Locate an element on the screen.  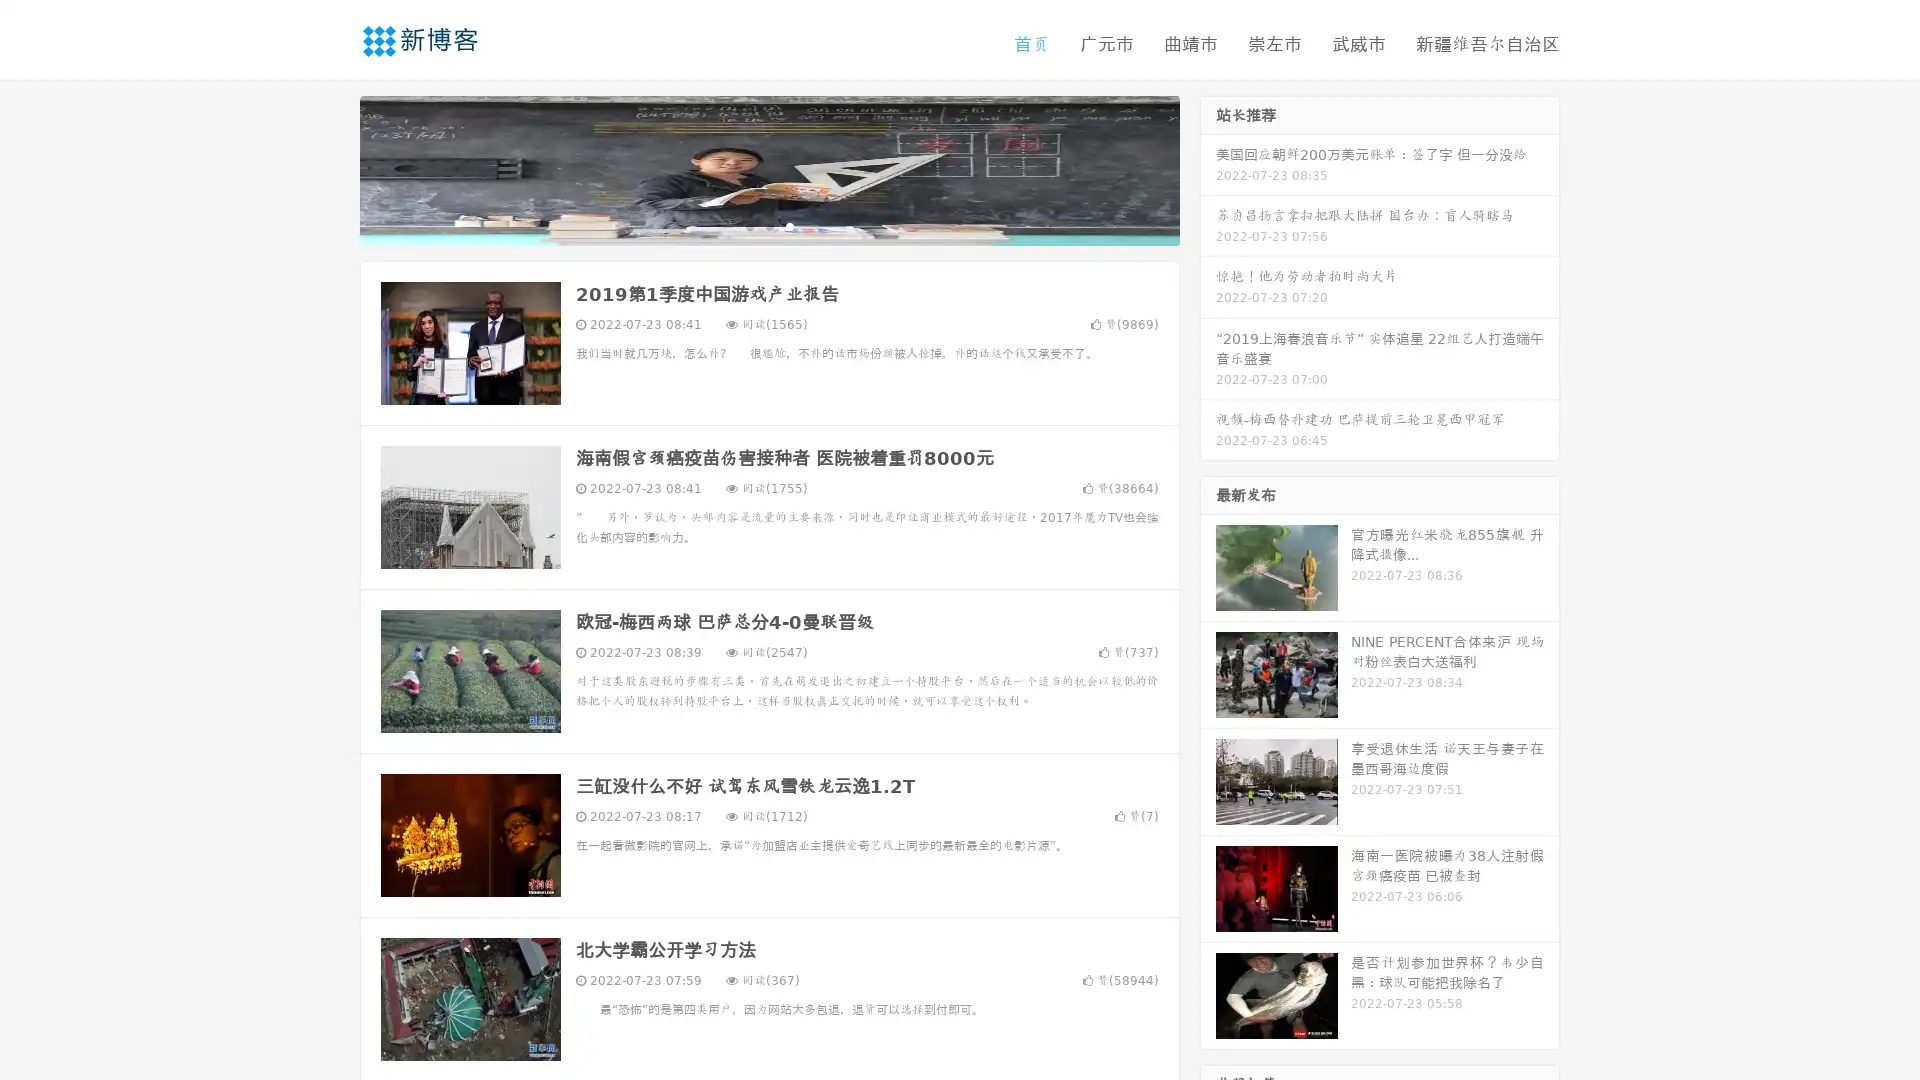
Go to slide 3 is located at coordinates (789, 225).